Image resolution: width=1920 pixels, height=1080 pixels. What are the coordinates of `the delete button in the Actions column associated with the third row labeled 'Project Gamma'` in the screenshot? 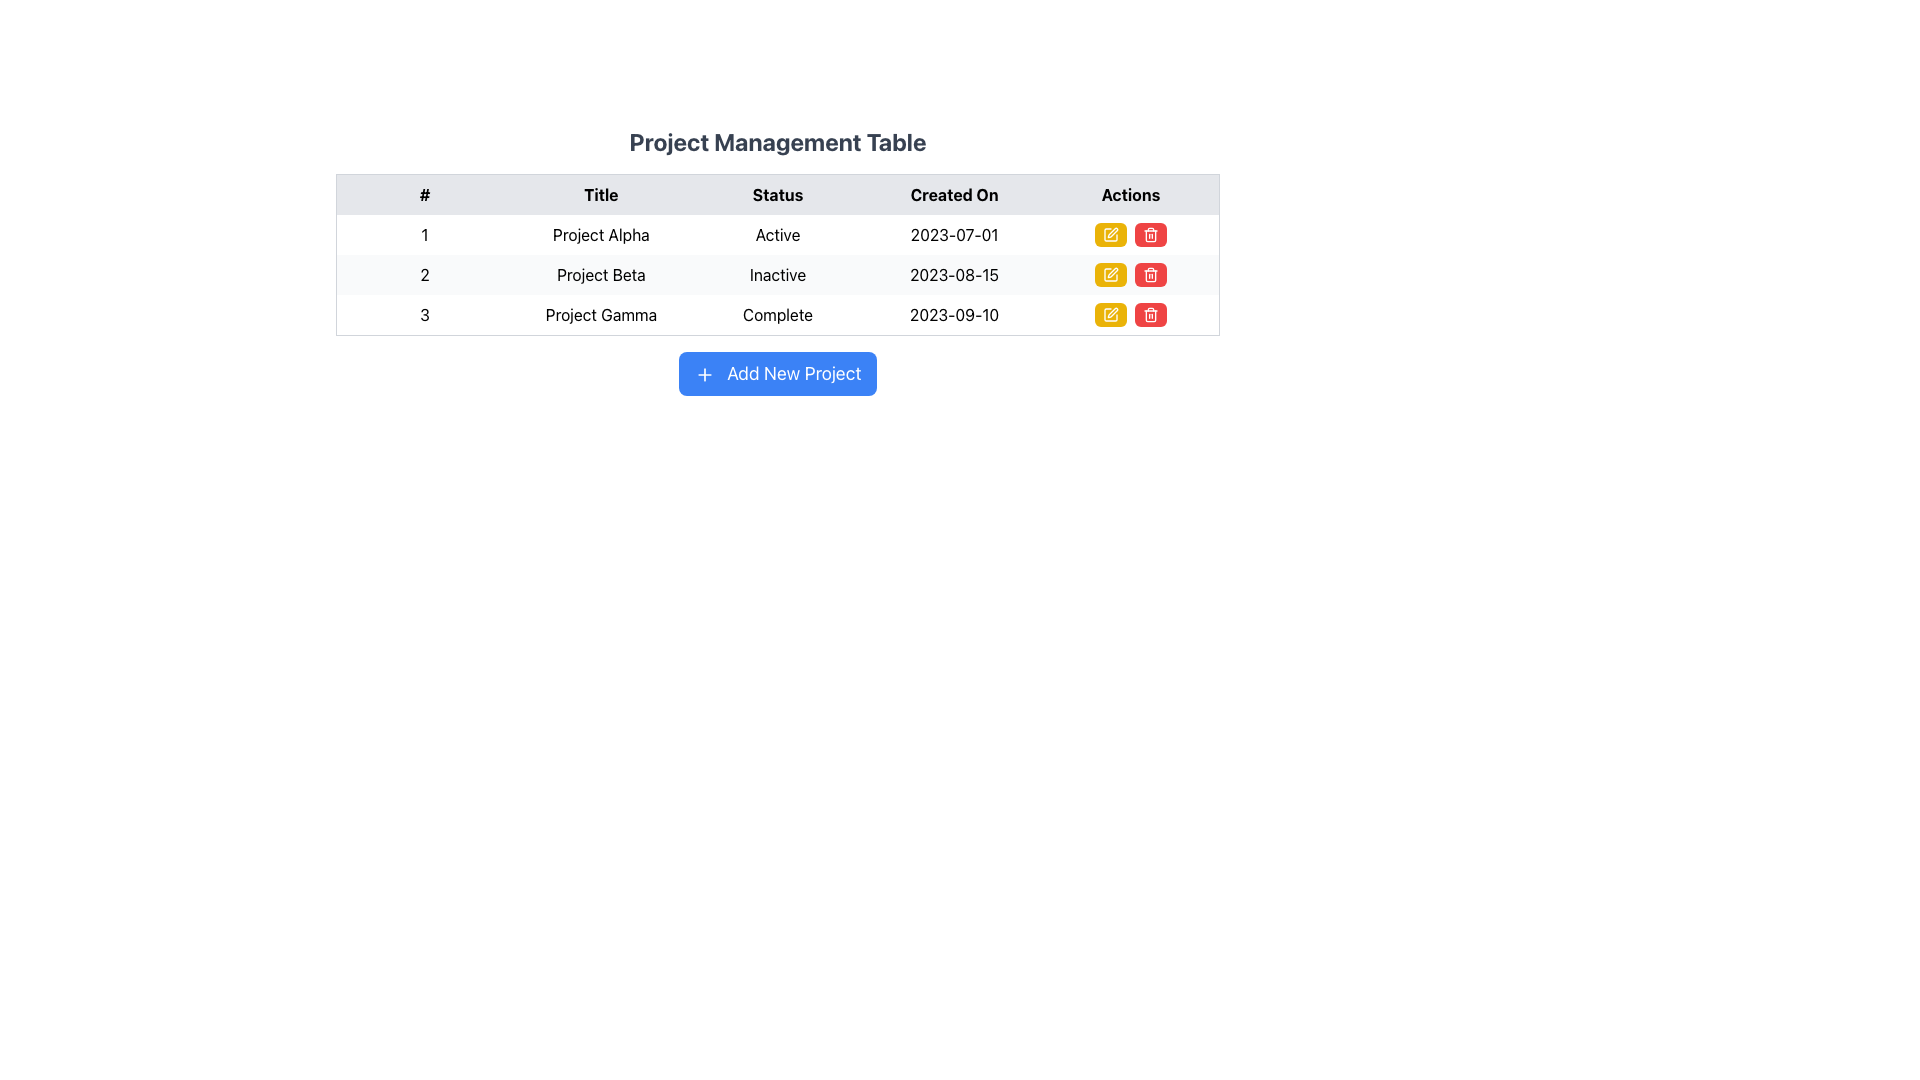 It's located at (1150, 315).